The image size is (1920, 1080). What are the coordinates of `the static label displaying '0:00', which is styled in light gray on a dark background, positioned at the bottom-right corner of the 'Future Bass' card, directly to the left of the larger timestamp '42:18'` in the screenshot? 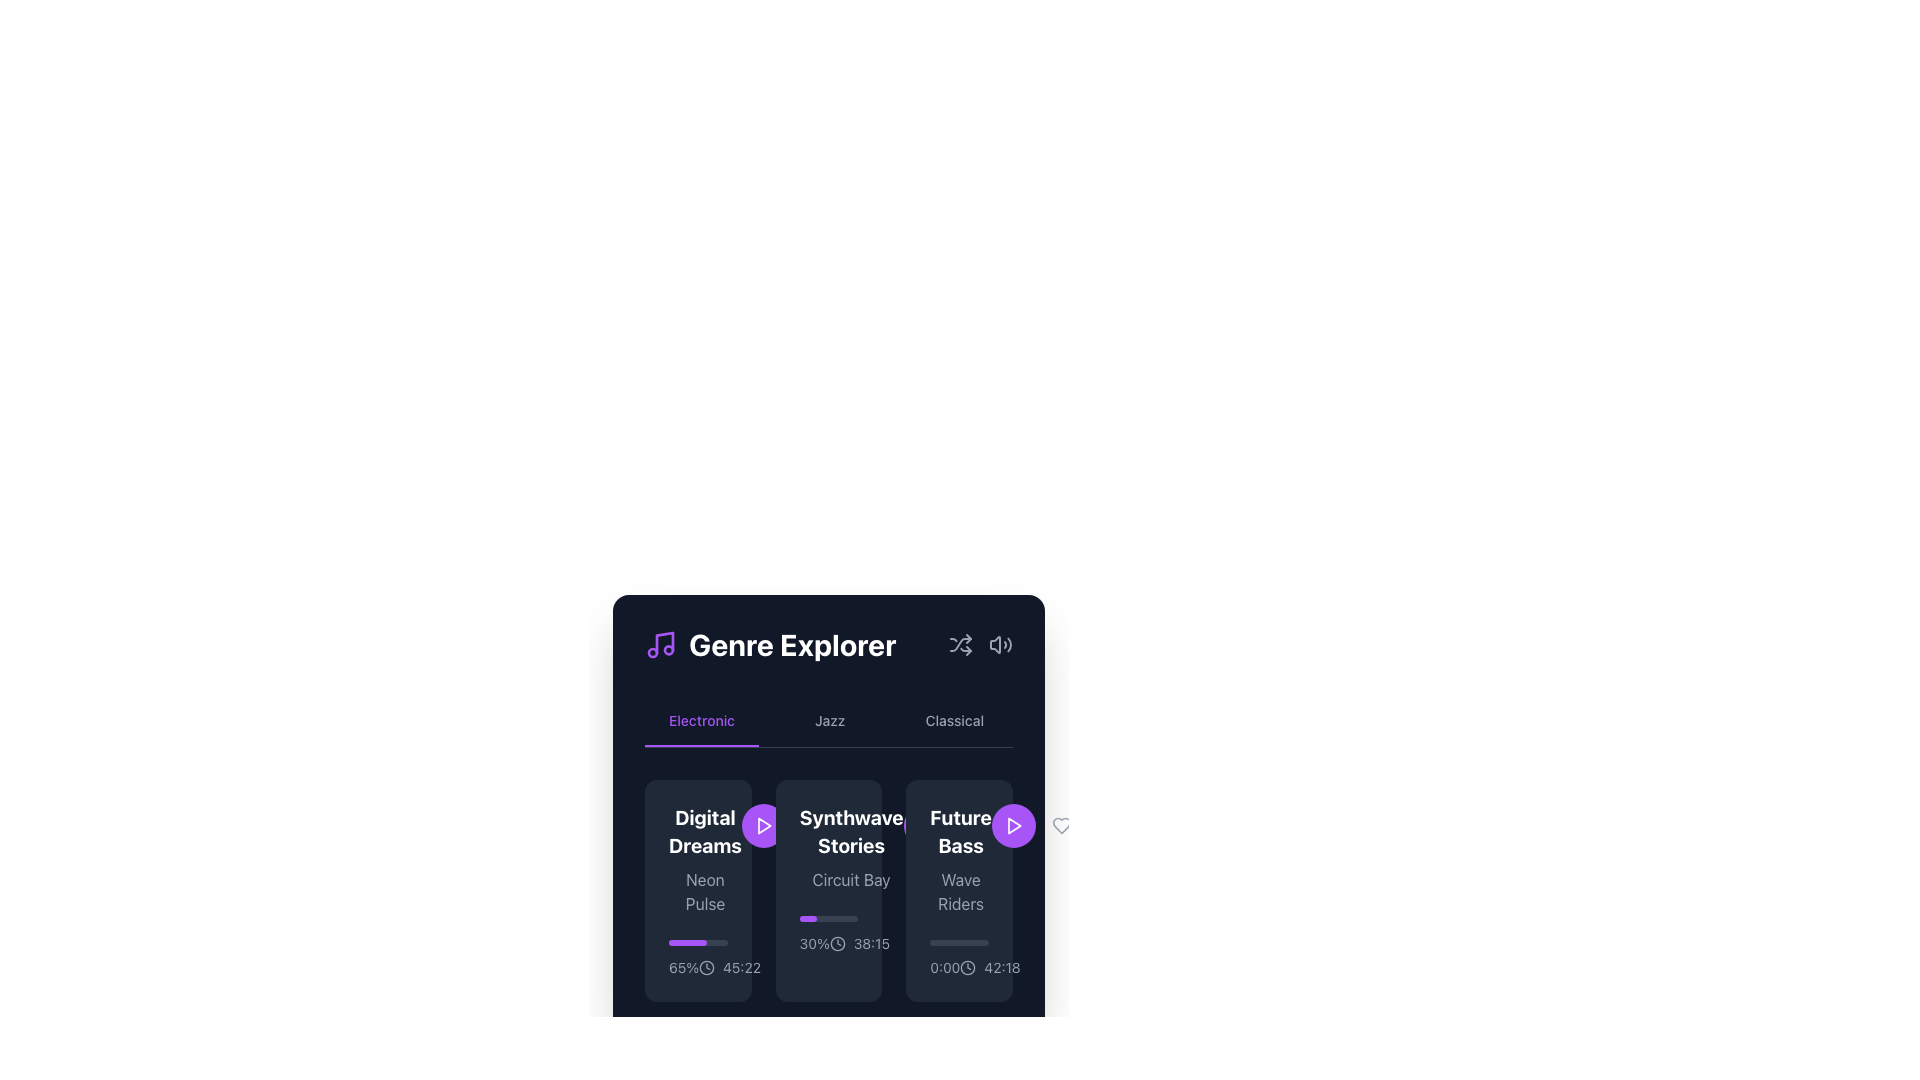 It's located at (944, 967).